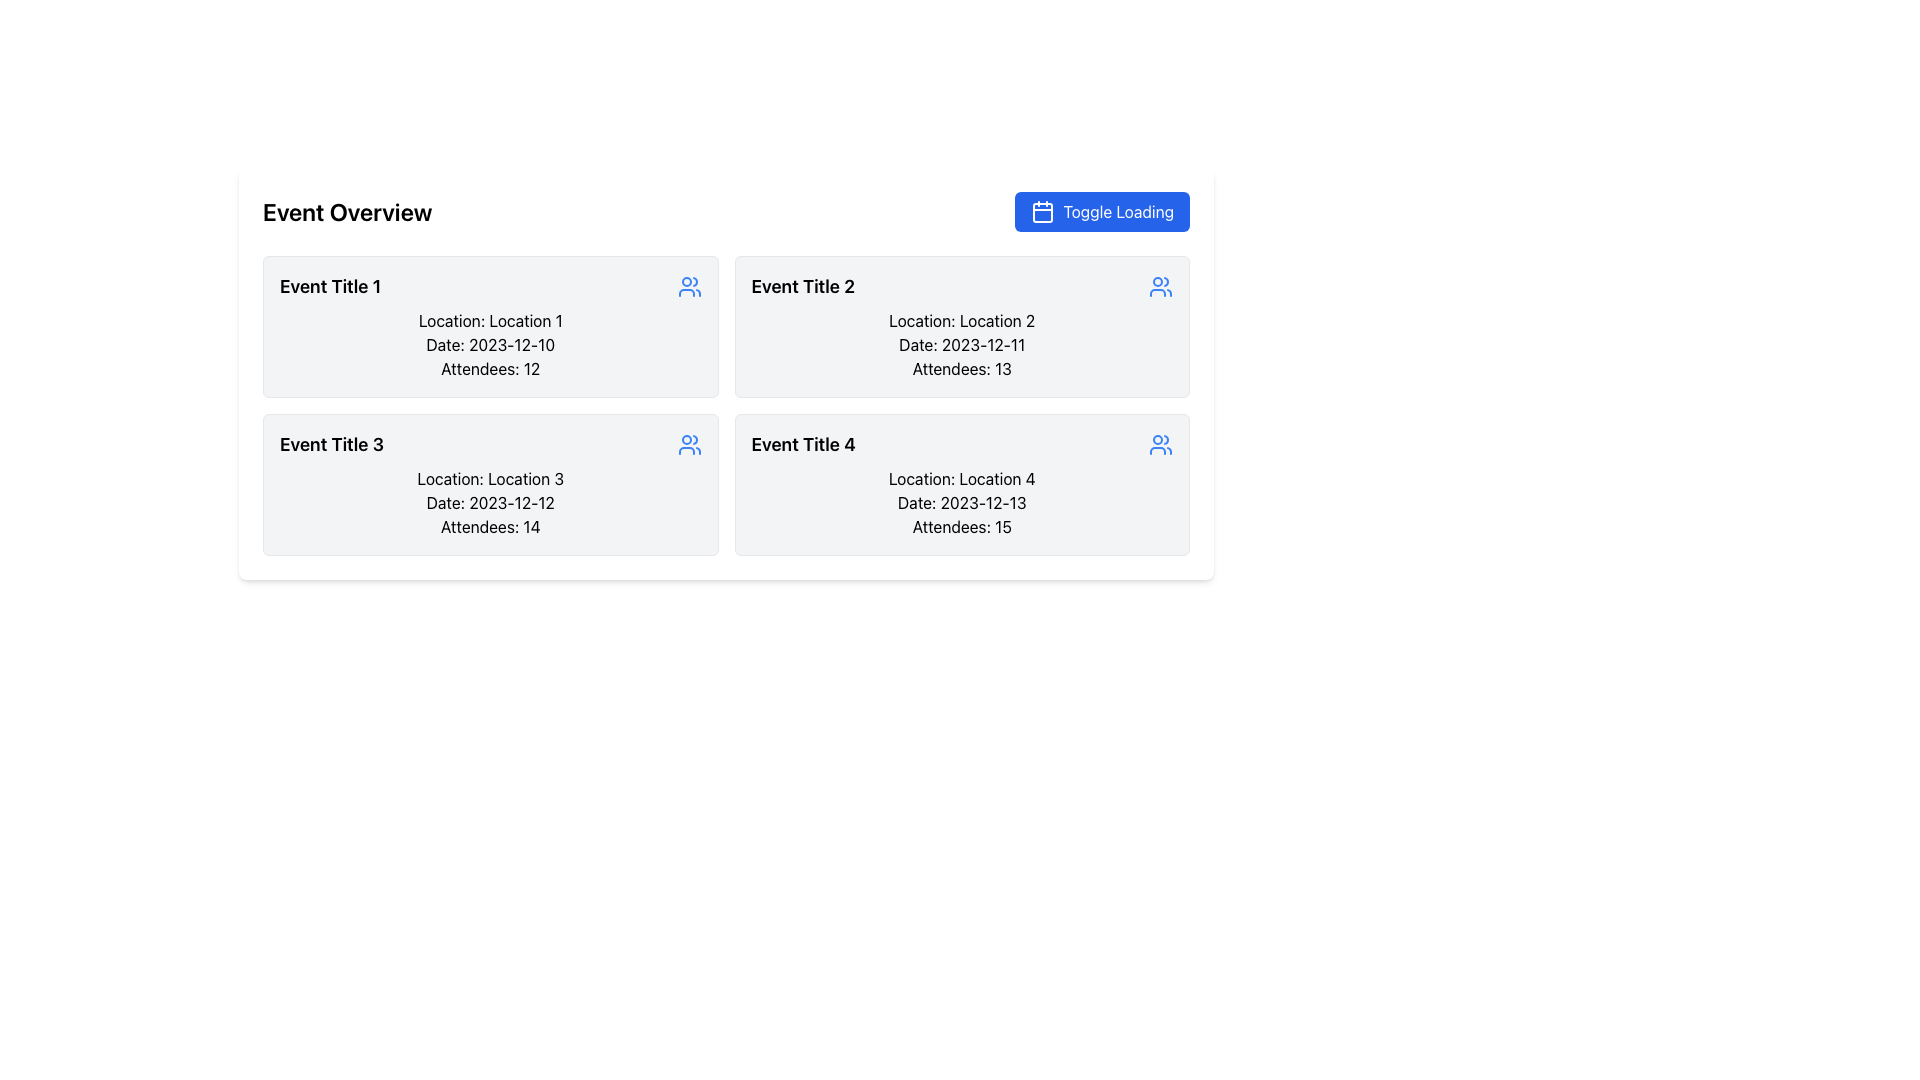 The width and height of the screenshot is (1920, 1080). I want to click on the Text Label displaying the date for the event in the card labeled 'Event Title 2', located between 'Location: Location 2' and 'Attendees: 13', so click(962, 343).